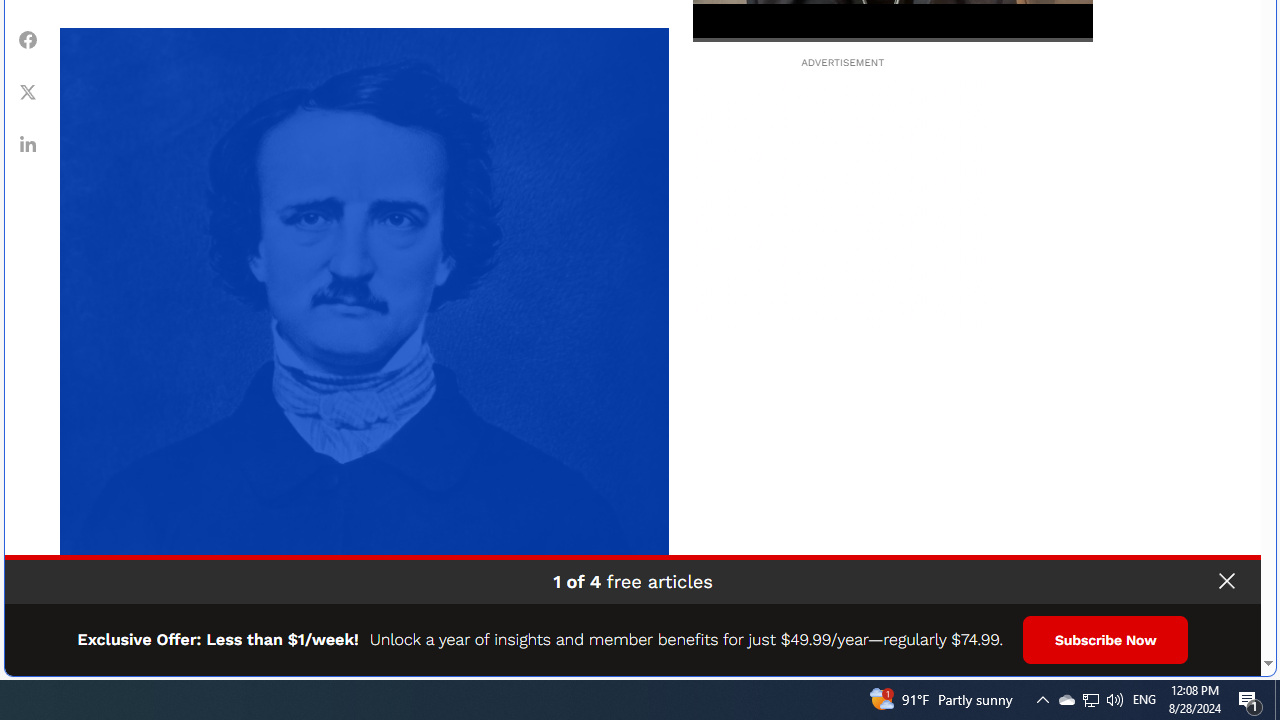  What do you see at coordinates (28, 39) in the screenshot?
I see `'Share Facebook'` at bounding box center [28, 39].